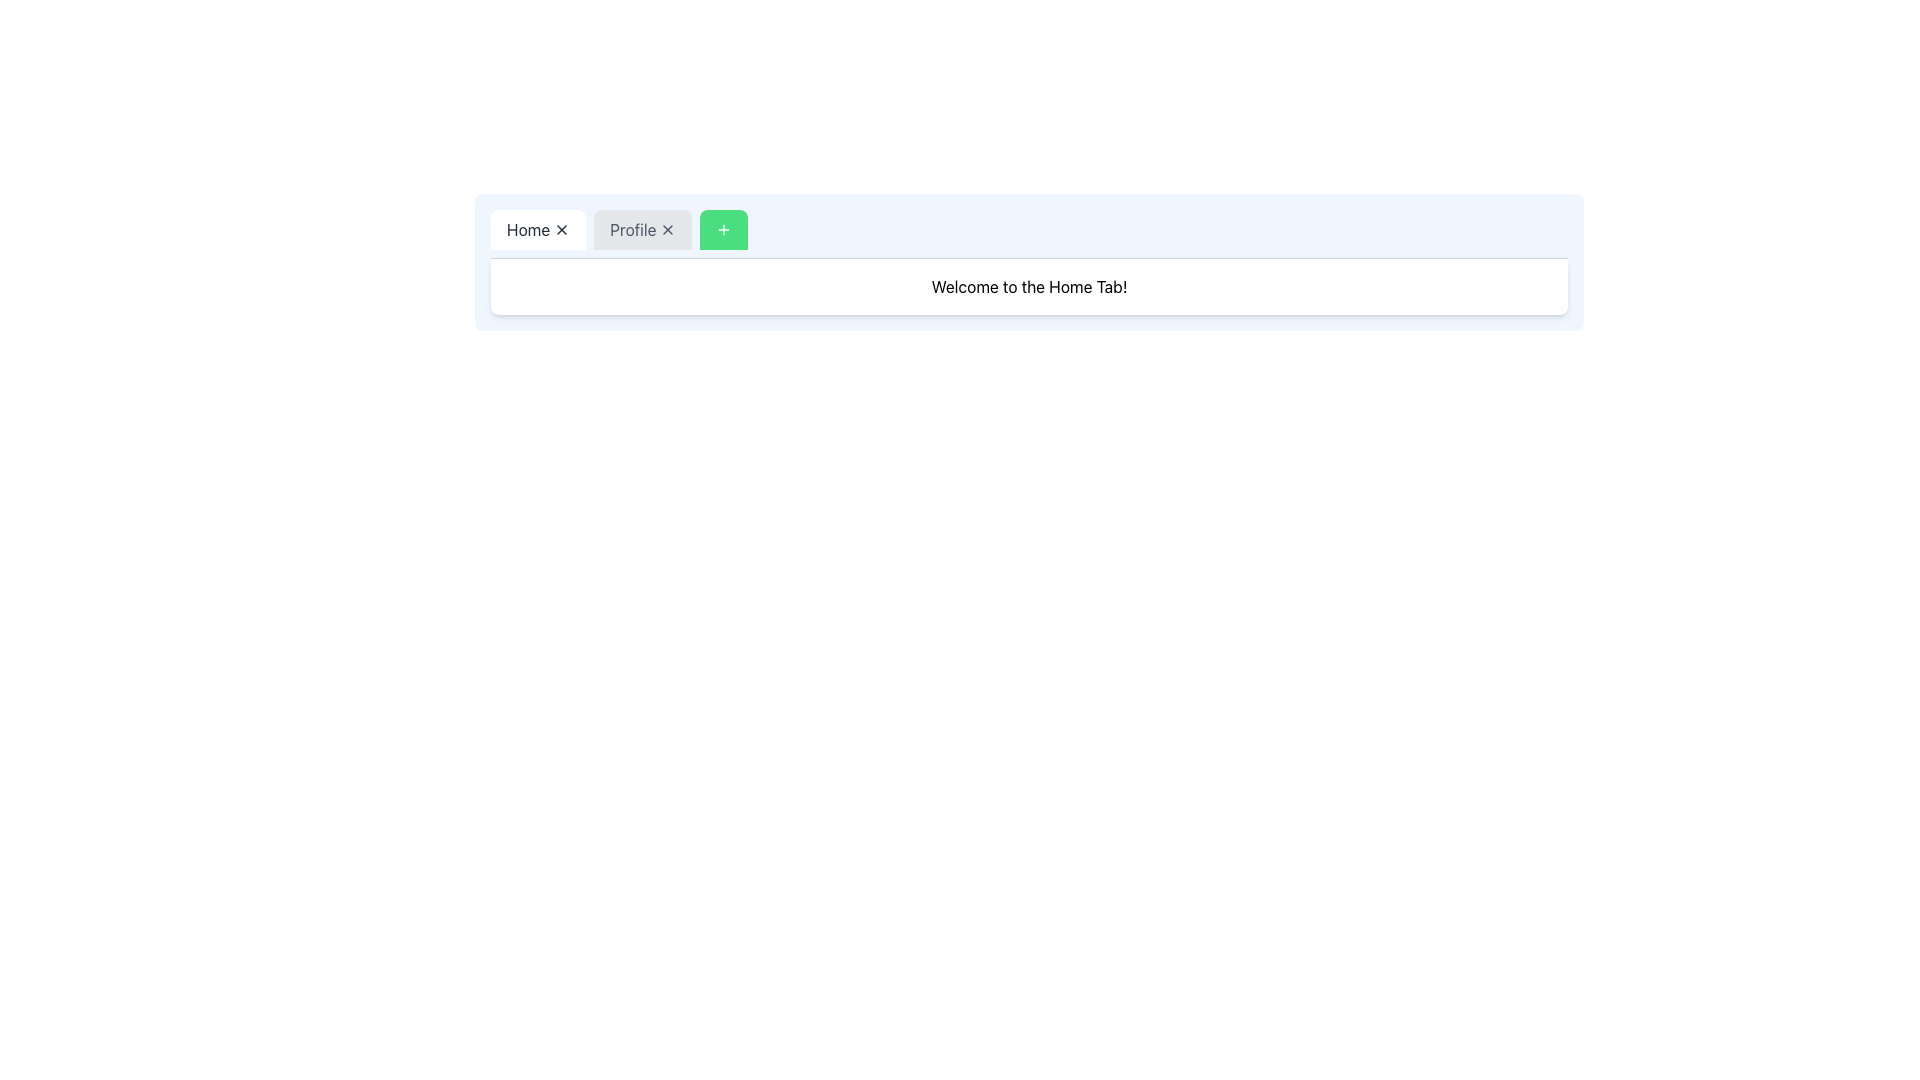 This screenshot has width=1920, height=1080. Describe the element at coordinates (561, 229) in the screenshot. I see `the 'X' icon button located on the right side of the 'Home' tab` at that location.